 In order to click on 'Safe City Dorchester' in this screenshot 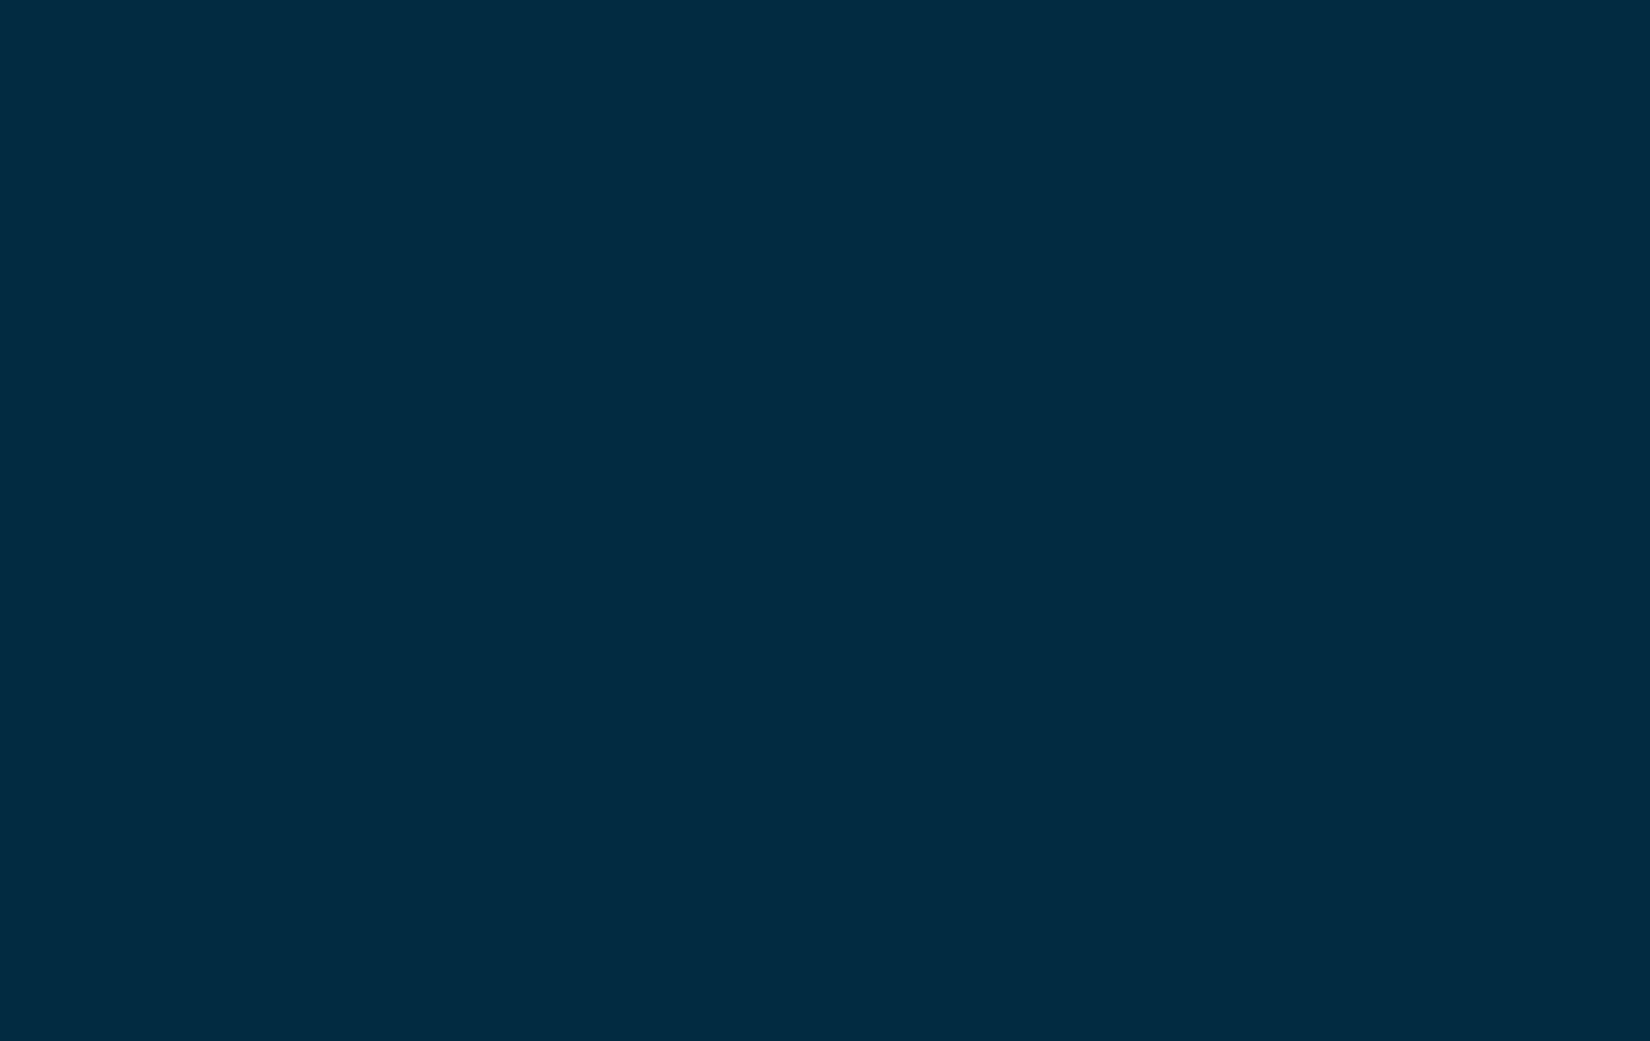, I will do `click(696, 200)`.